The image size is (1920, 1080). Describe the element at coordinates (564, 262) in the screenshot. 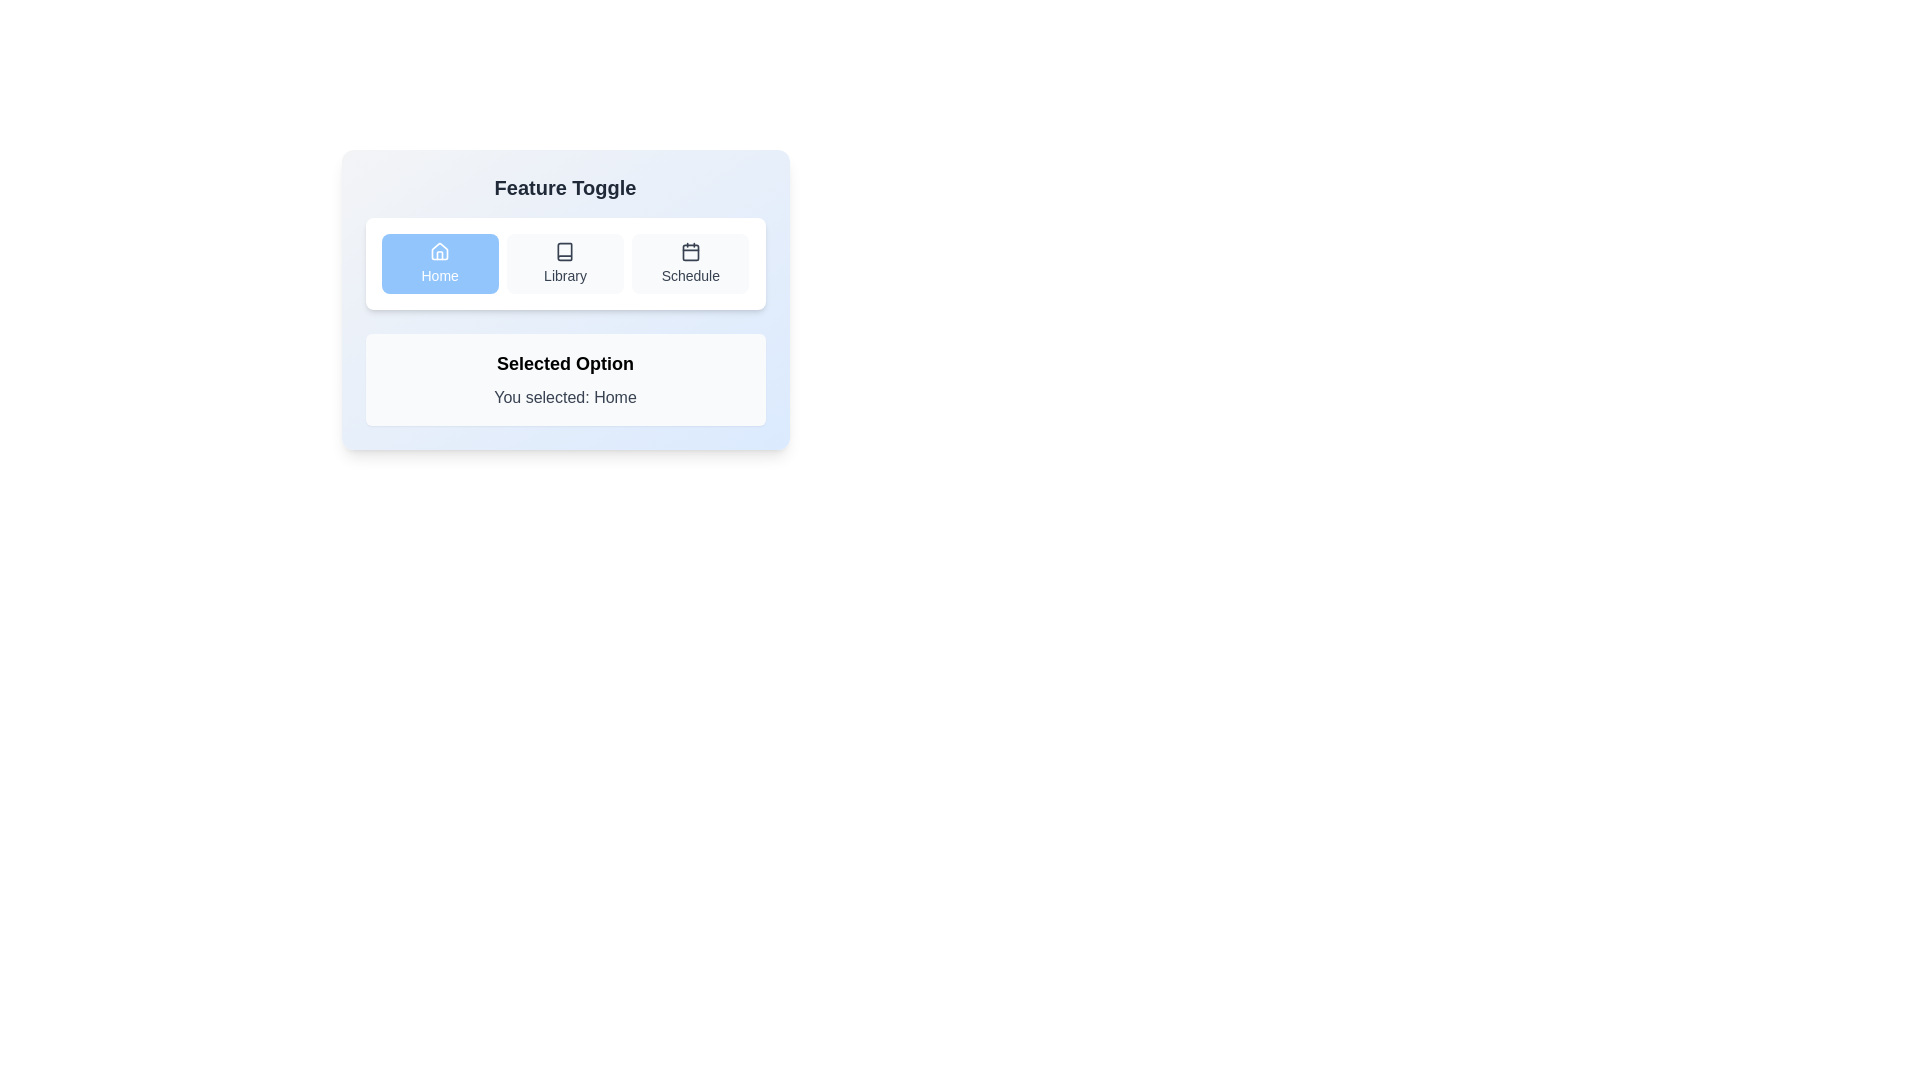

I see `the 'Library' button in the horizontal navigation bar` at that location.